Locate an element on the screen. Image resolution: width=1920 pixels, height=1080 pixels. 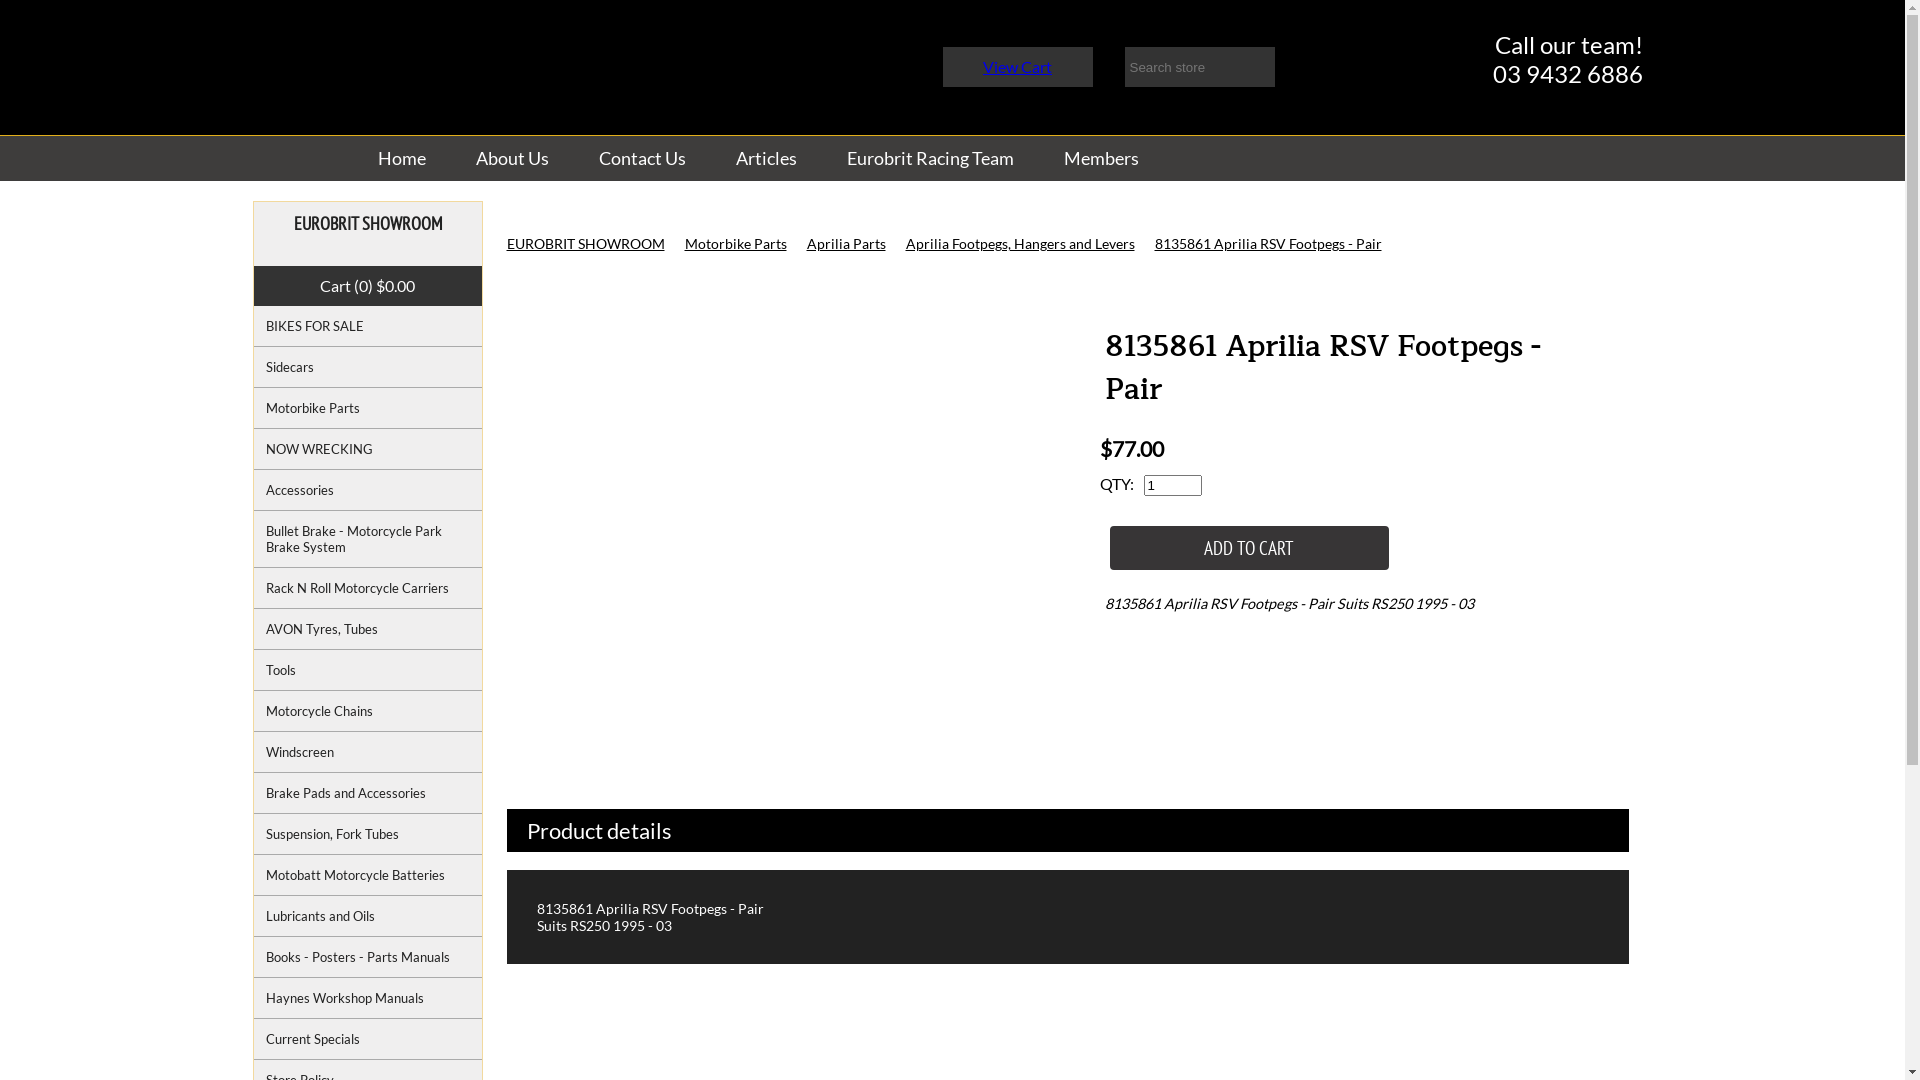
'Contact Us' is located at coordinates (642, 157).